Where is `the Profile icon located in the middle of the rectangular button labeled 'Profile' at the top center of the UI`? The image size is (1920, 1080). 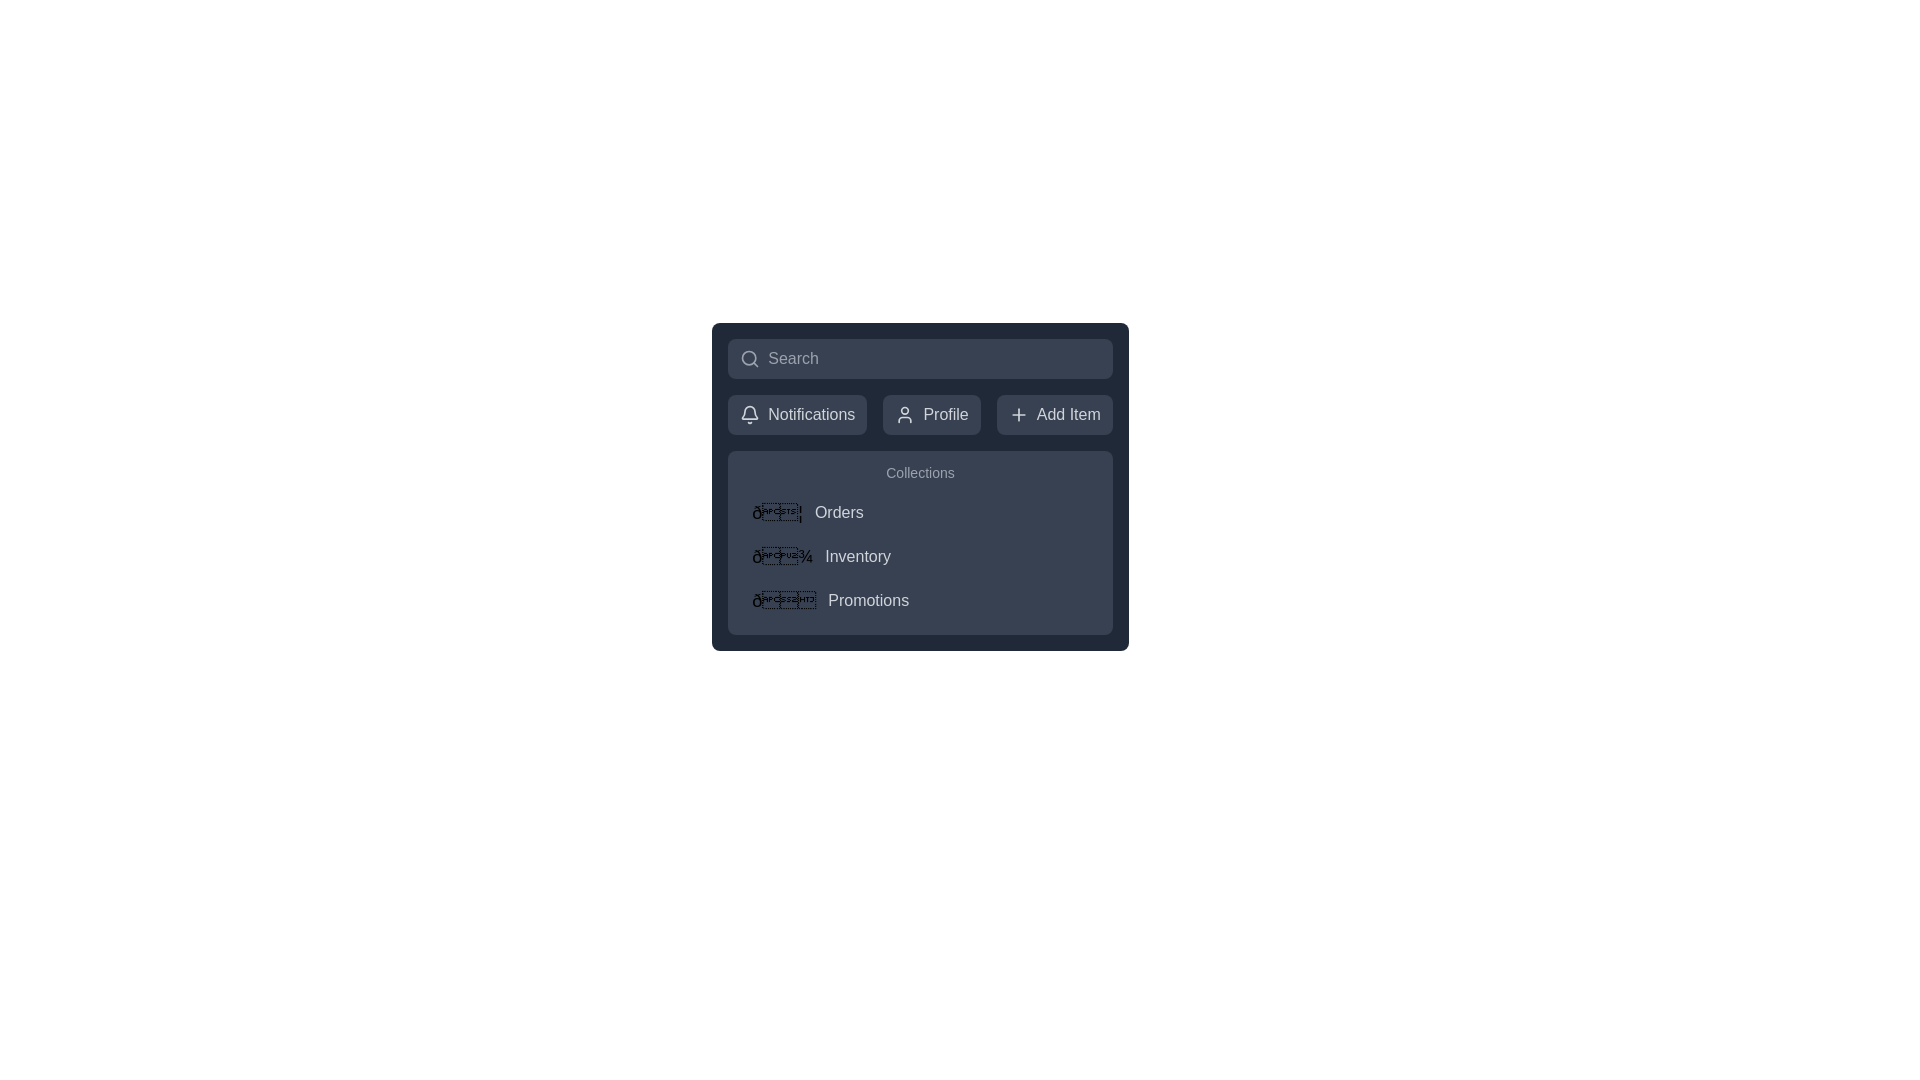 the Profile icon located in the middle of the rectangular button labeled 'Profile' at the top center of the UI is located at coordinates (904, 414).